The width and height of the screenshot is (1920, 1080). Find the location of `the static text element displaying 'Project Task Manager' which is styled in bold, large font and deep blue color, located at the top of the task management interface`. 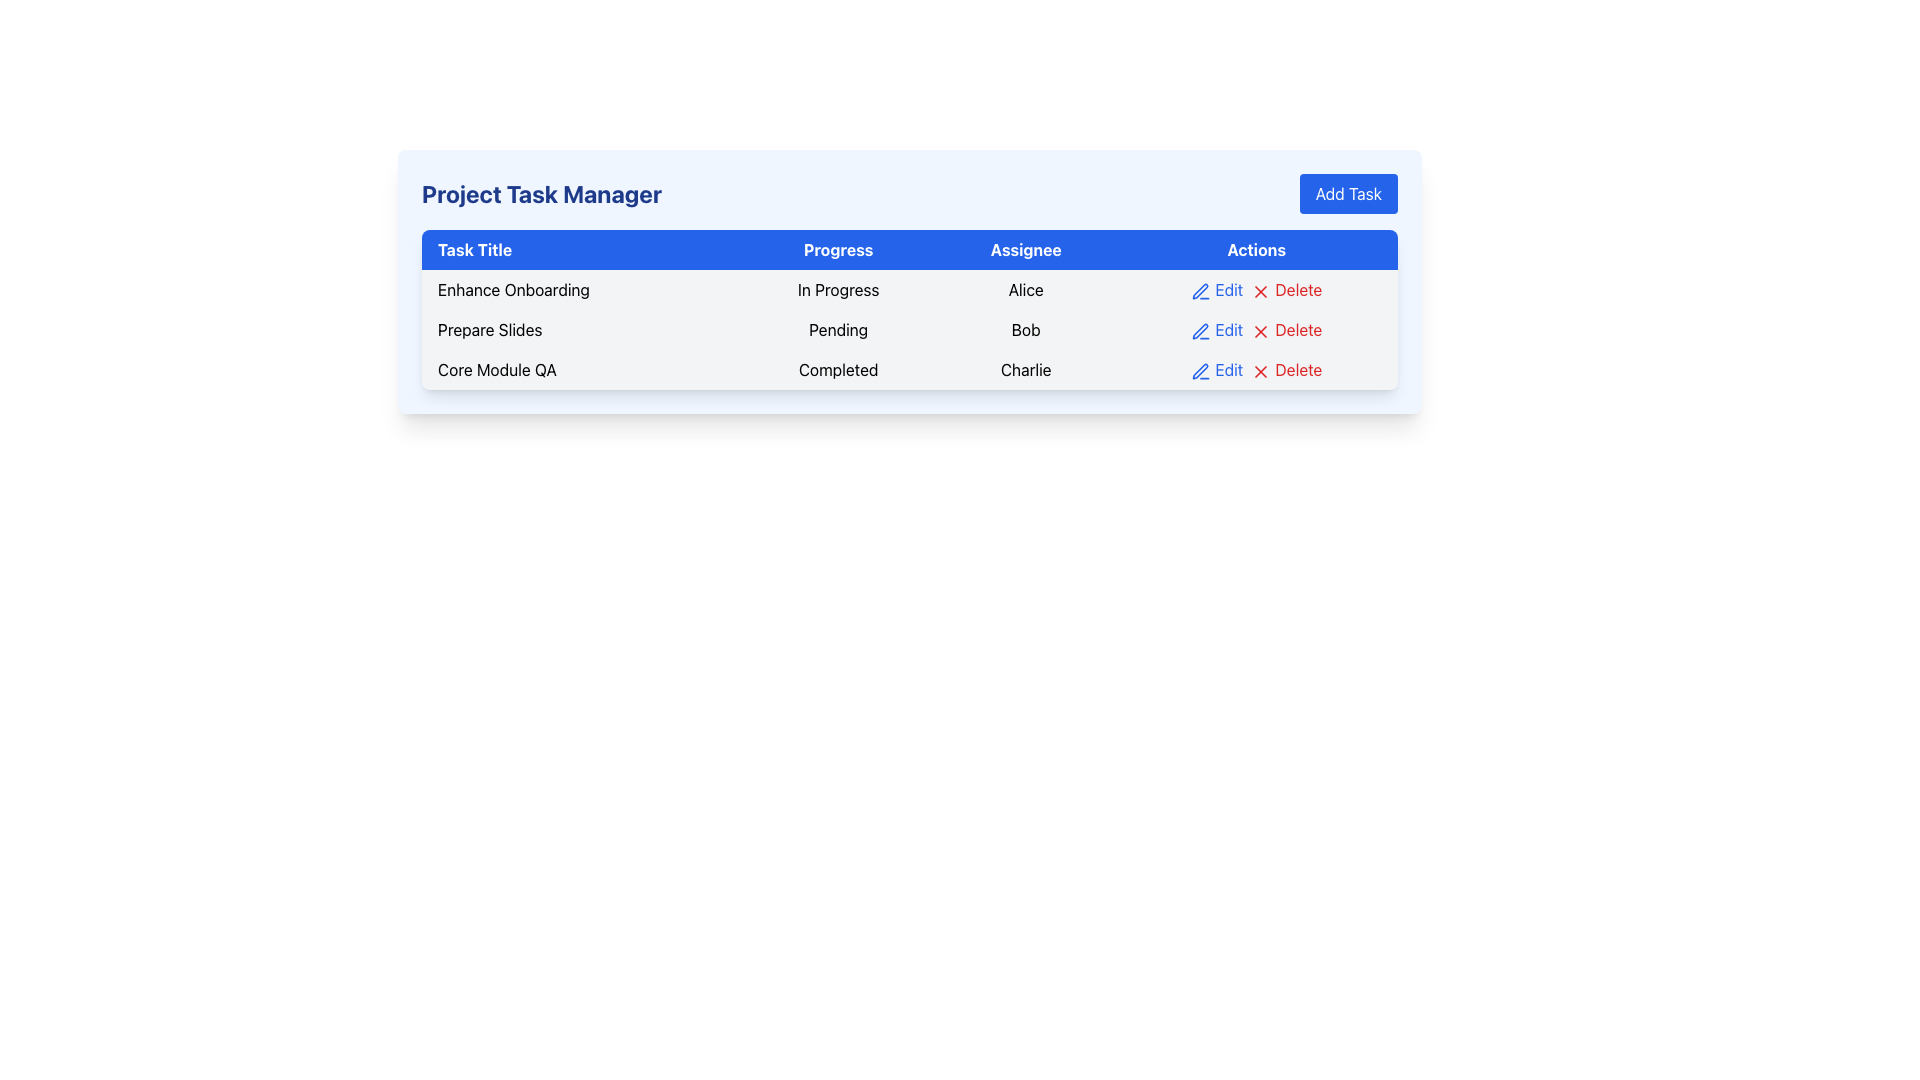

the static text element displaying 'Project Task Manager' which is styled in bold, large font and deep blue color, located at the top of the task management interface is located at coordinates (542, 193).